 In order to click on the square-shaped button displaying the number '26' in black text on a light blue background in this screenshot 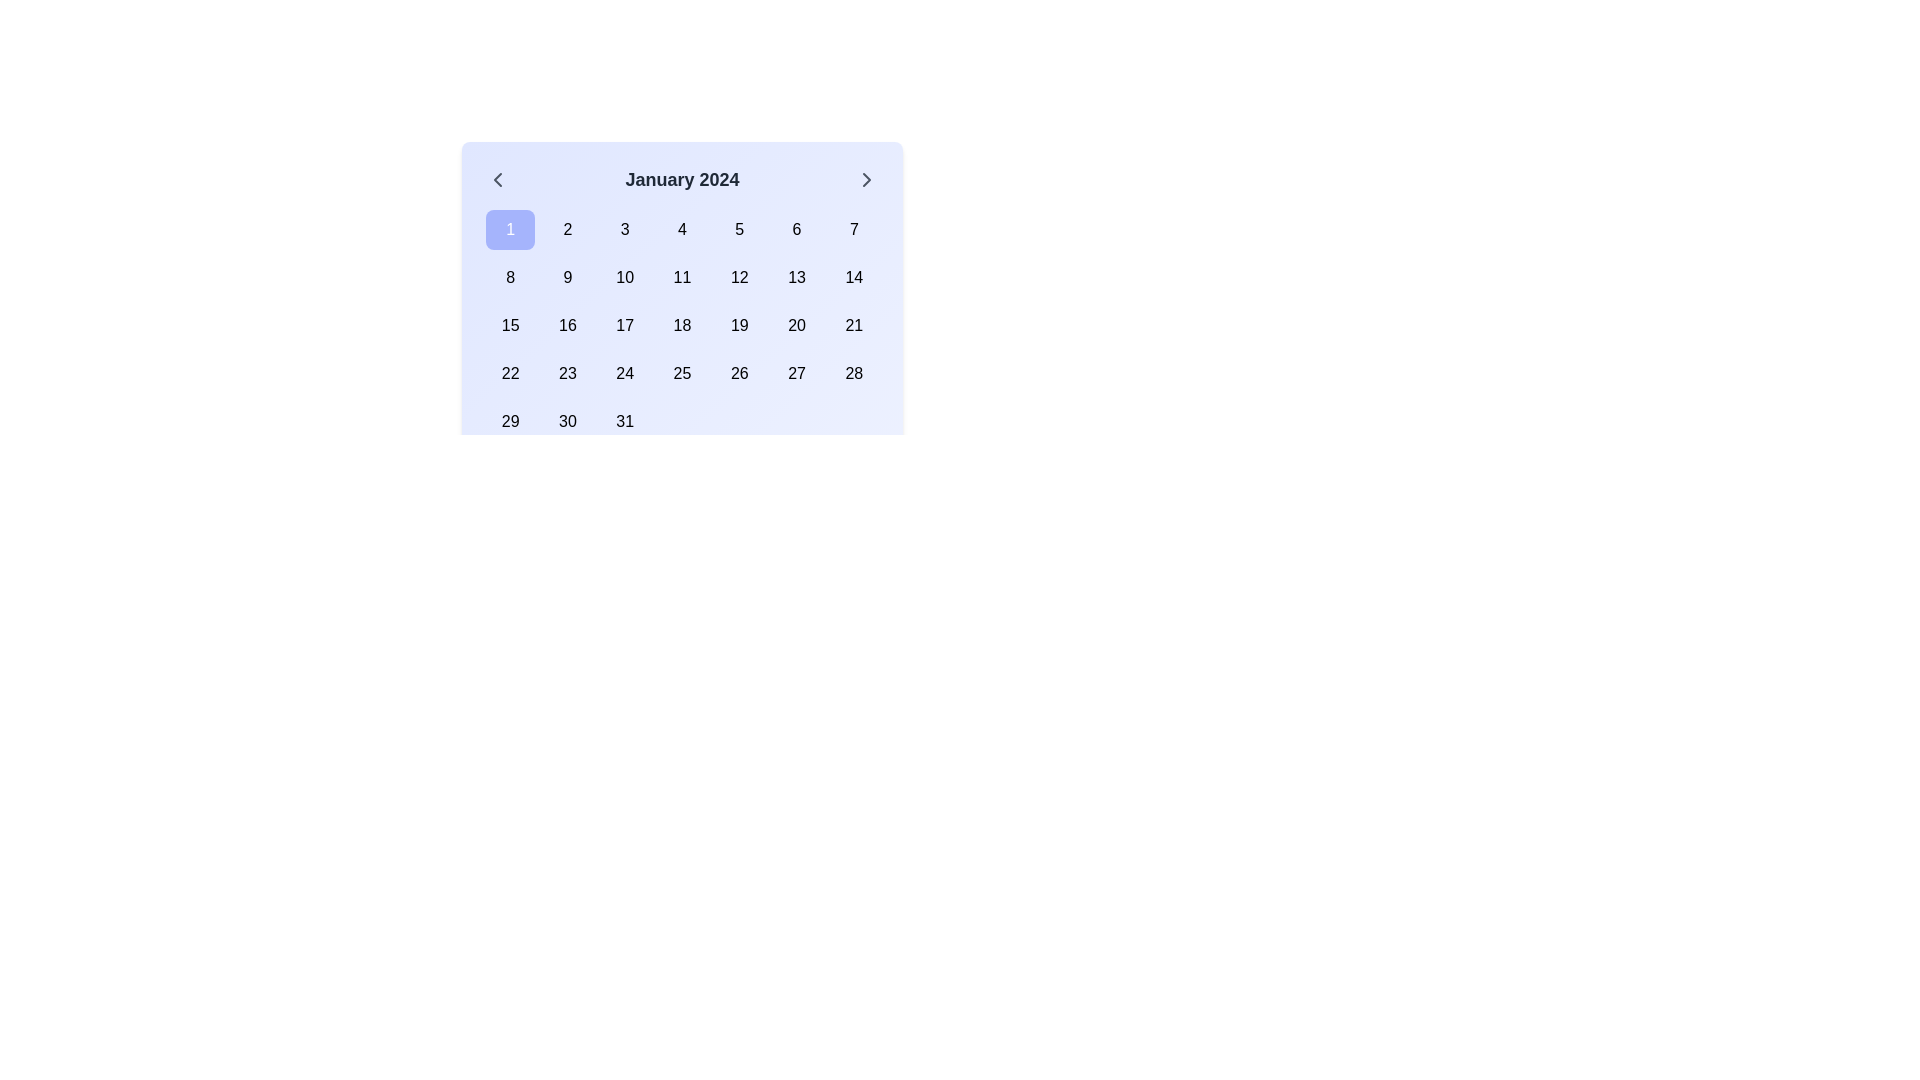, I will do `click(738, 374)`.